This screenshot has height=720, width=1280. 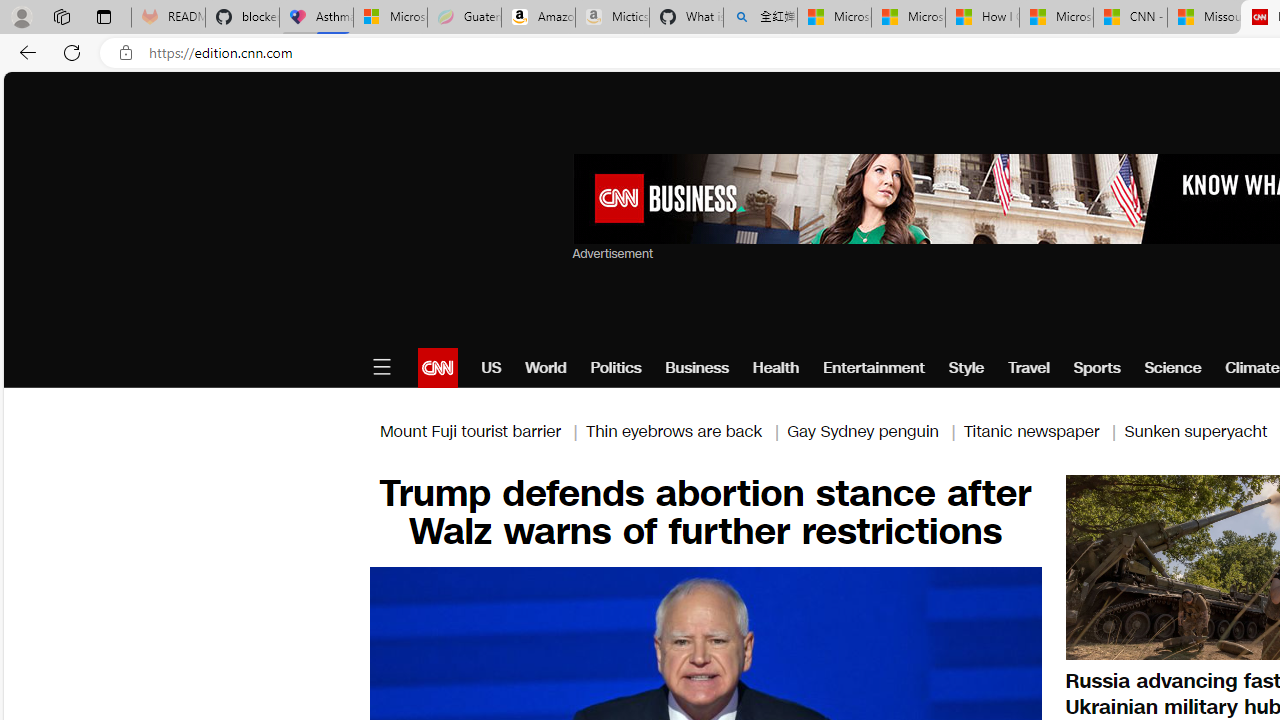 What do you see at coordinates (1130, 17) in the screenshot?
I see `'CNN - MSN'` at bounding box center [1130, 17].